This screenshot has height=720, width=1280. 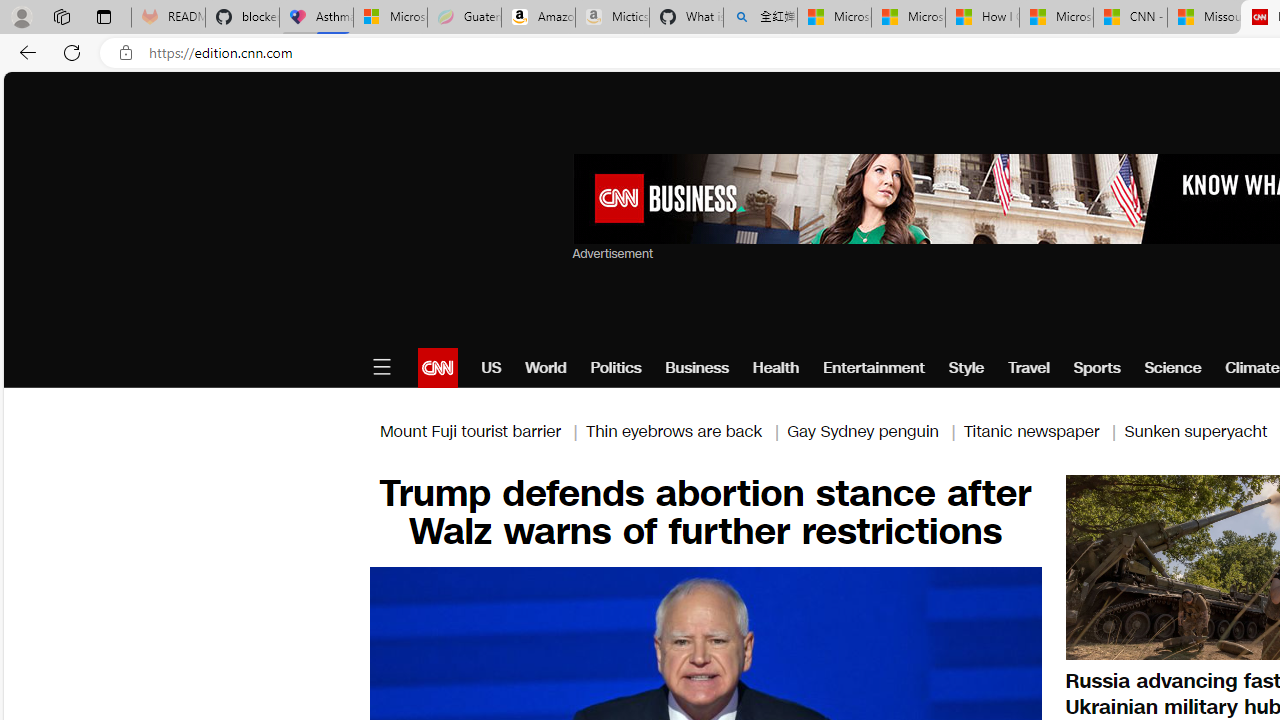 What do you see at coordinates (1130, 17) in the screenshot?
I see `'CNN - MSN'` at bounding box center [1130, 17].